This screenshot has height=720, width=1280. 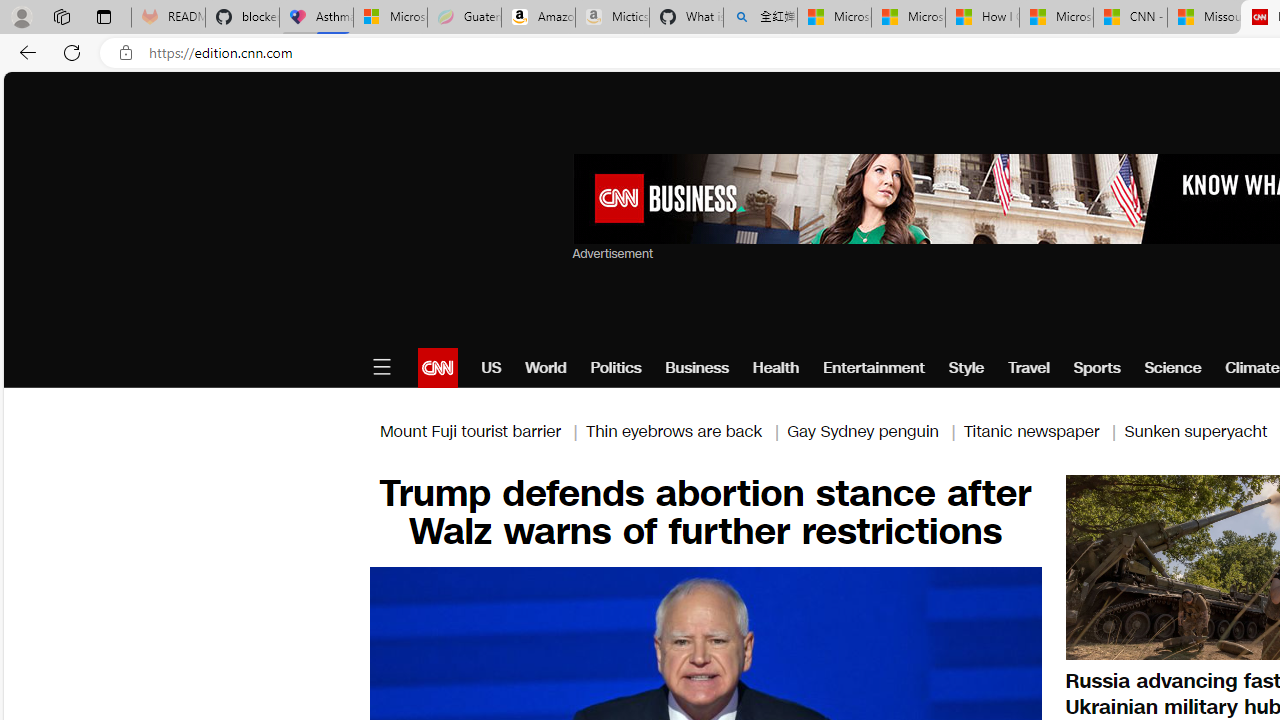 What do you see at coordinates (1130, 17) in the screenshot?
I see `'CNN - MSN'` at bounding box center [1130, 17].